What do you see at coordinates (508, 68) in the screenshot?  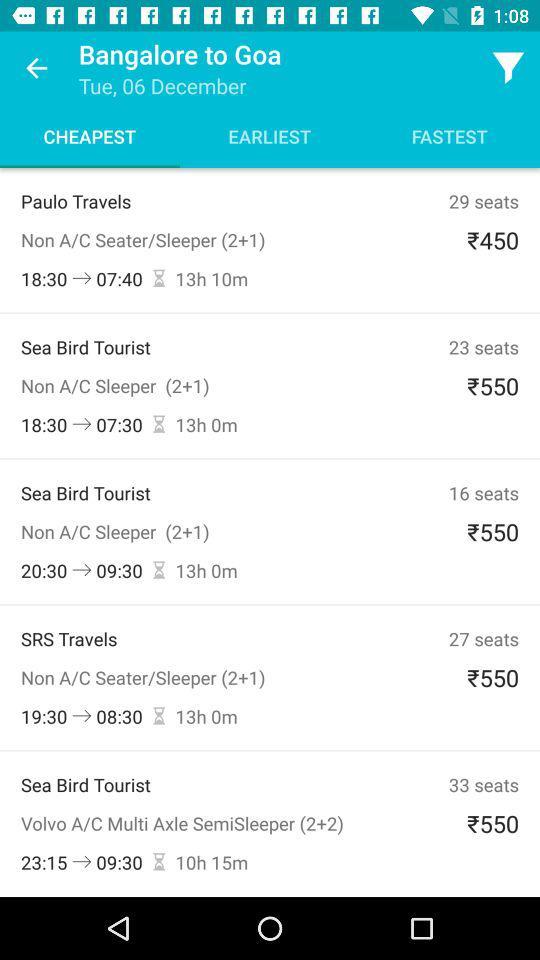 I see `icon next to bangalore to goa item` at bounding box center [508, 68].